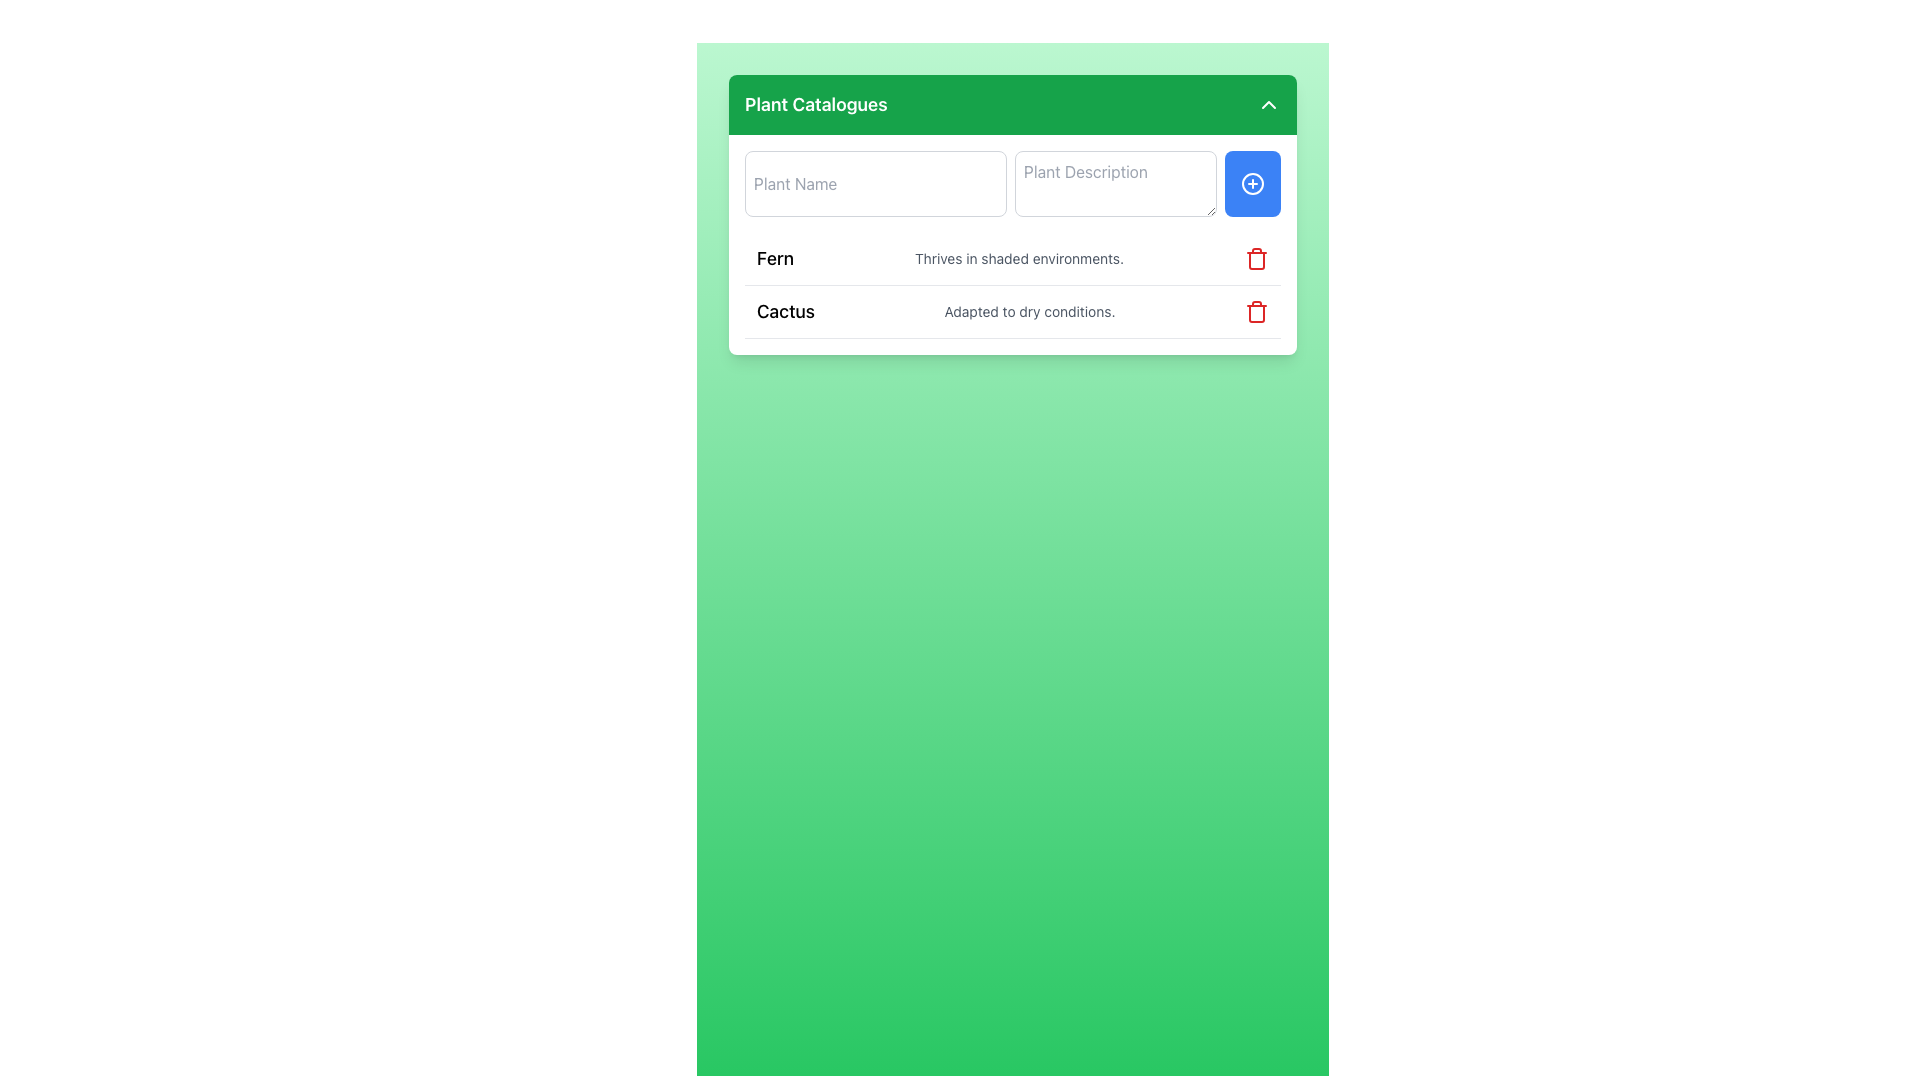 The width and height of the screenshot is (1920, 1080). Describe the element at coordinates (1256, 312) in the screenshot. I see `the delete button located in the bottom-right corner of the plant entry for 'Cactus'` at that location.